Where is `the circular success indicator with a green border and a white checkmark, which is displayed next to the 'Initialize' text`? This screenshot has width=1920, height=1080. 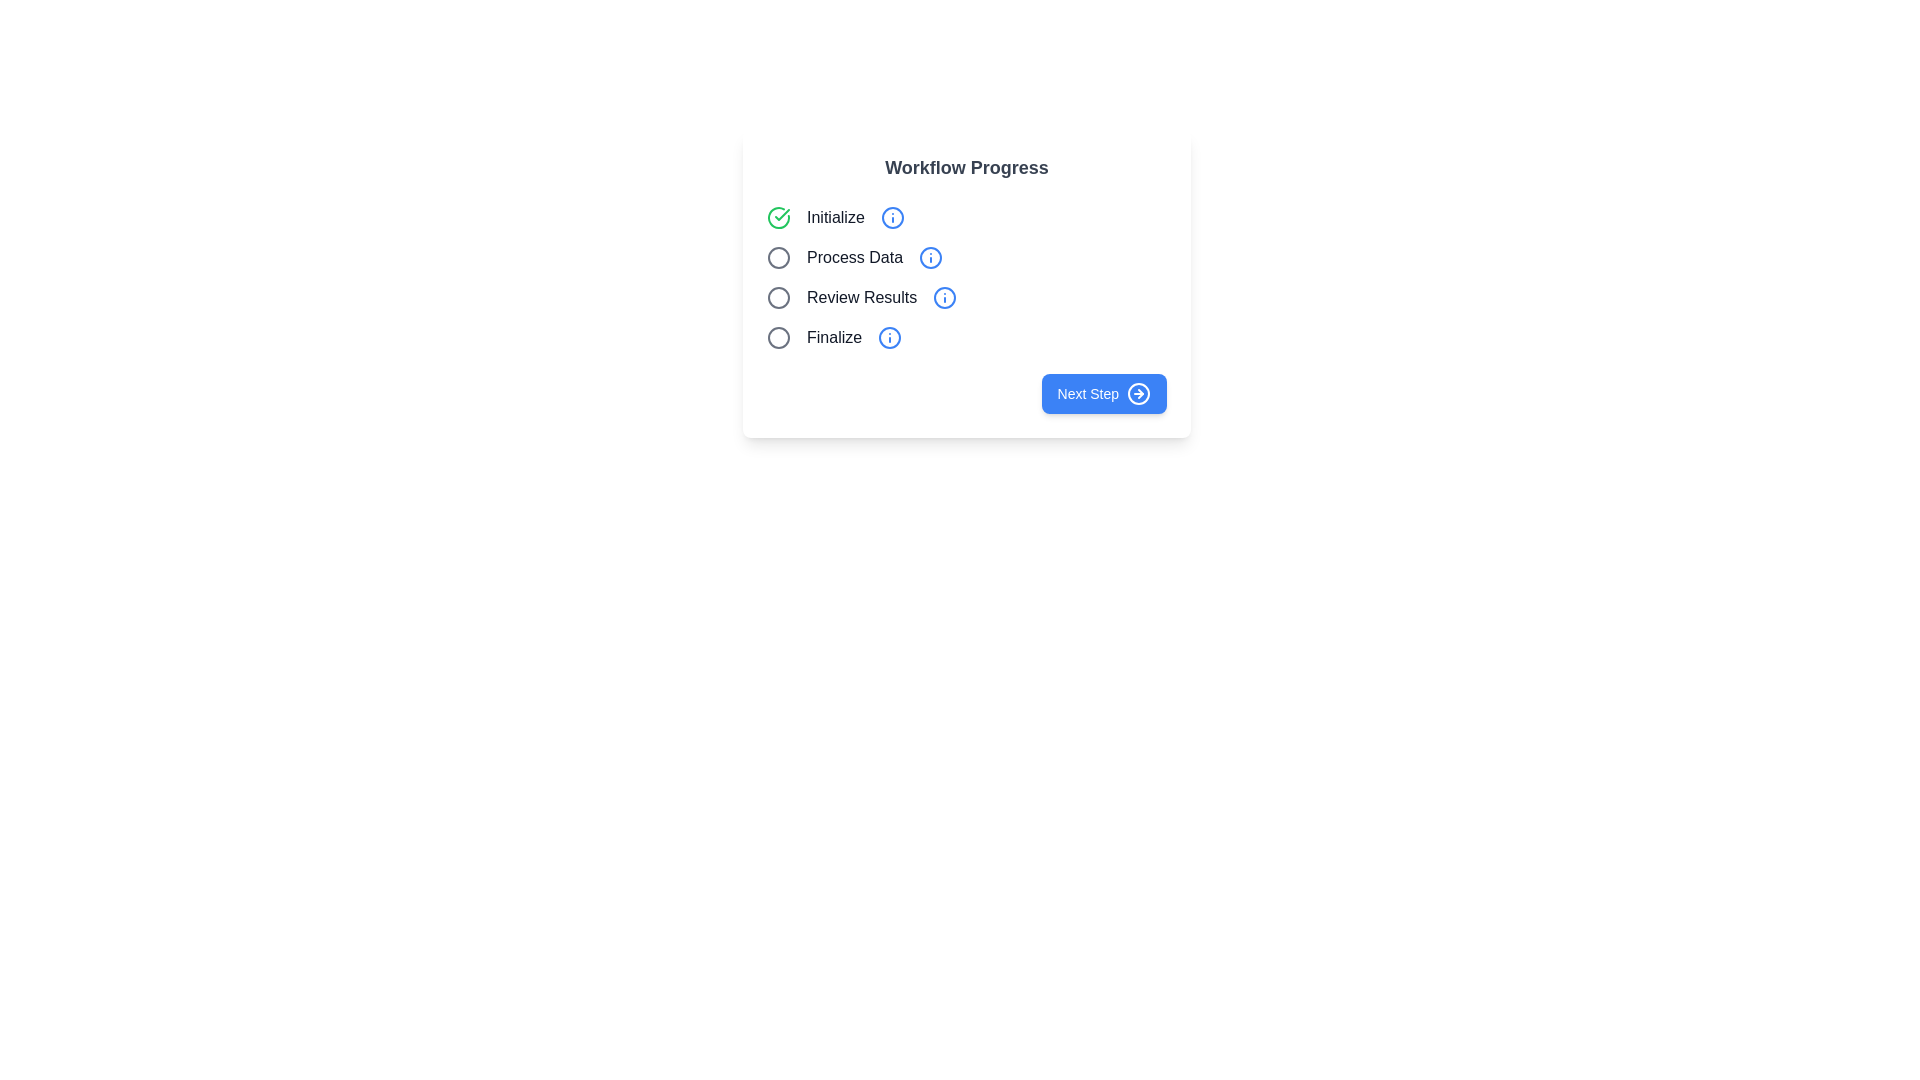
the circular success indicator with a green border and a white checkmark, which is displayed next to the 'Initialize' text is located at coordinates (777, 218).